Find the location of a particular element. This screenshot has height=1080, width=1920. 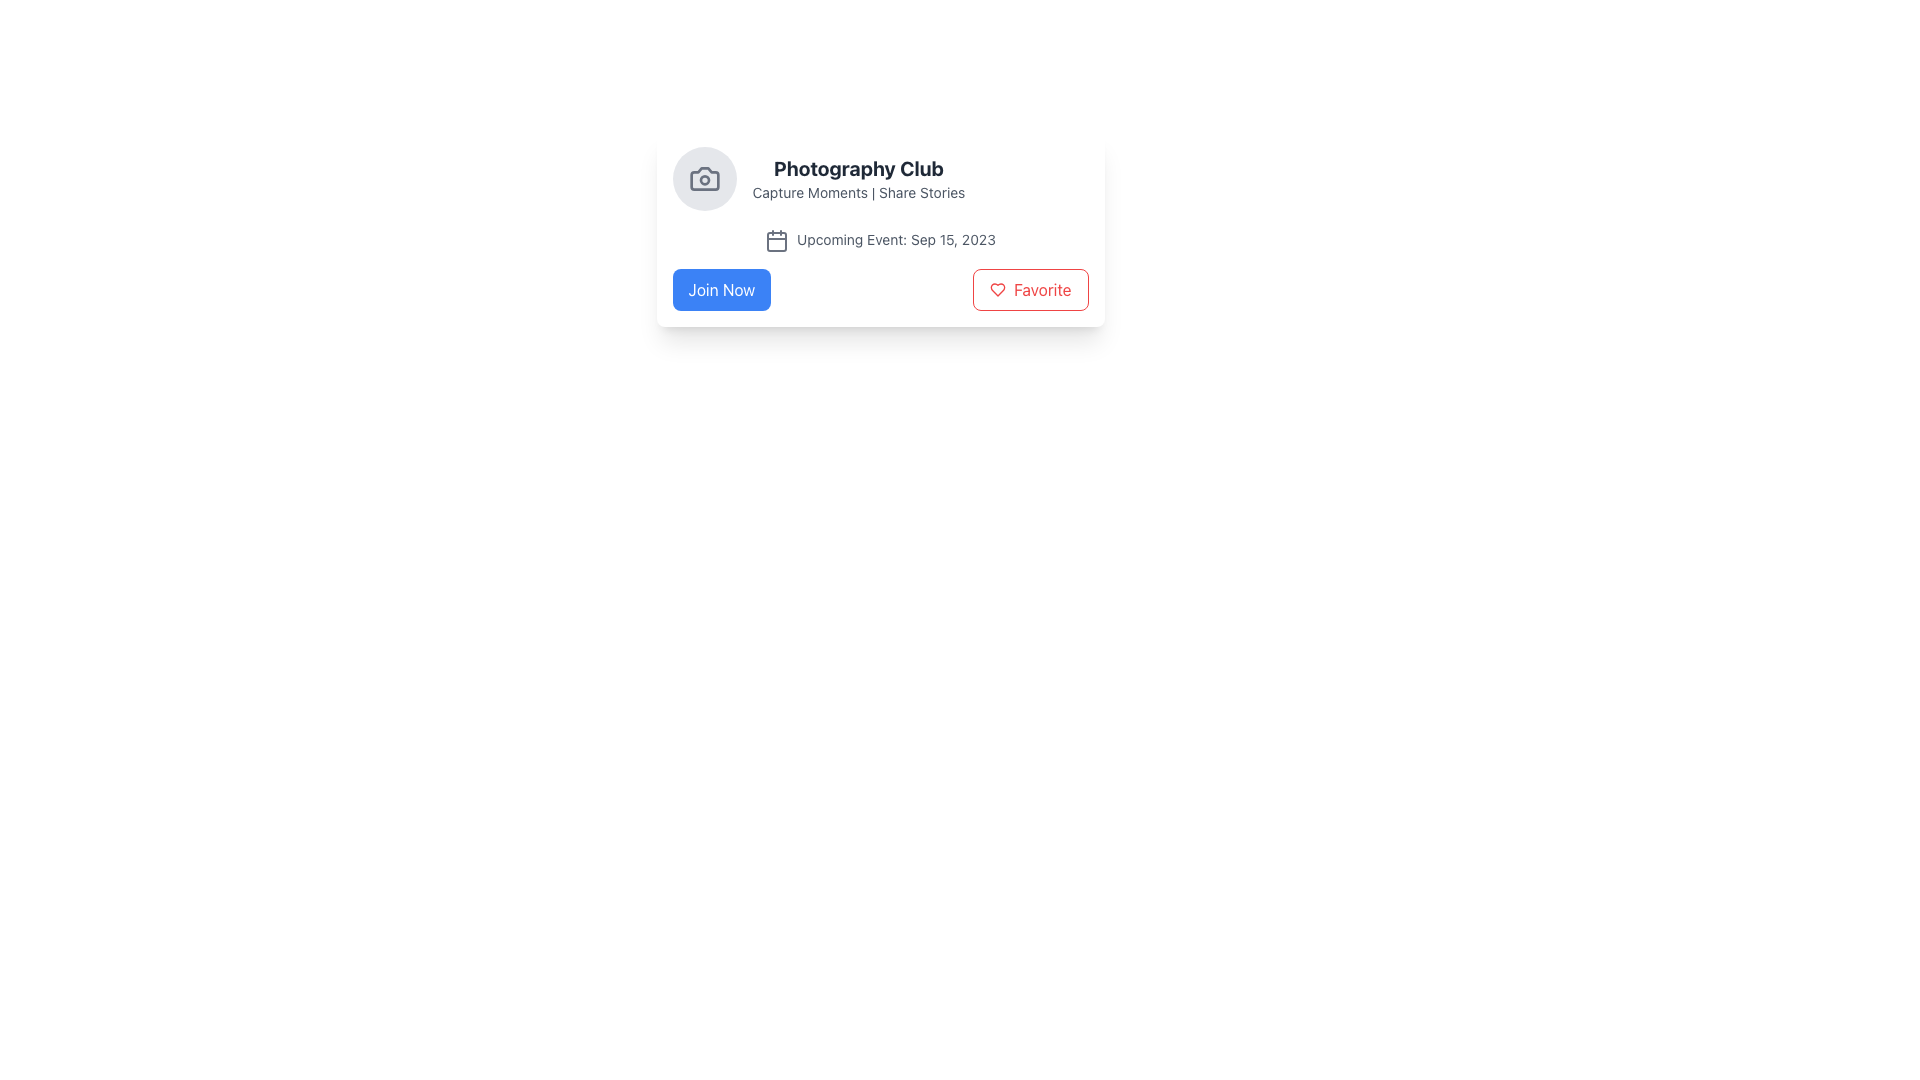

the circular camera icon with a light gray background, located next to the 'Photography Club' text block is located at coordinates (704, 177).